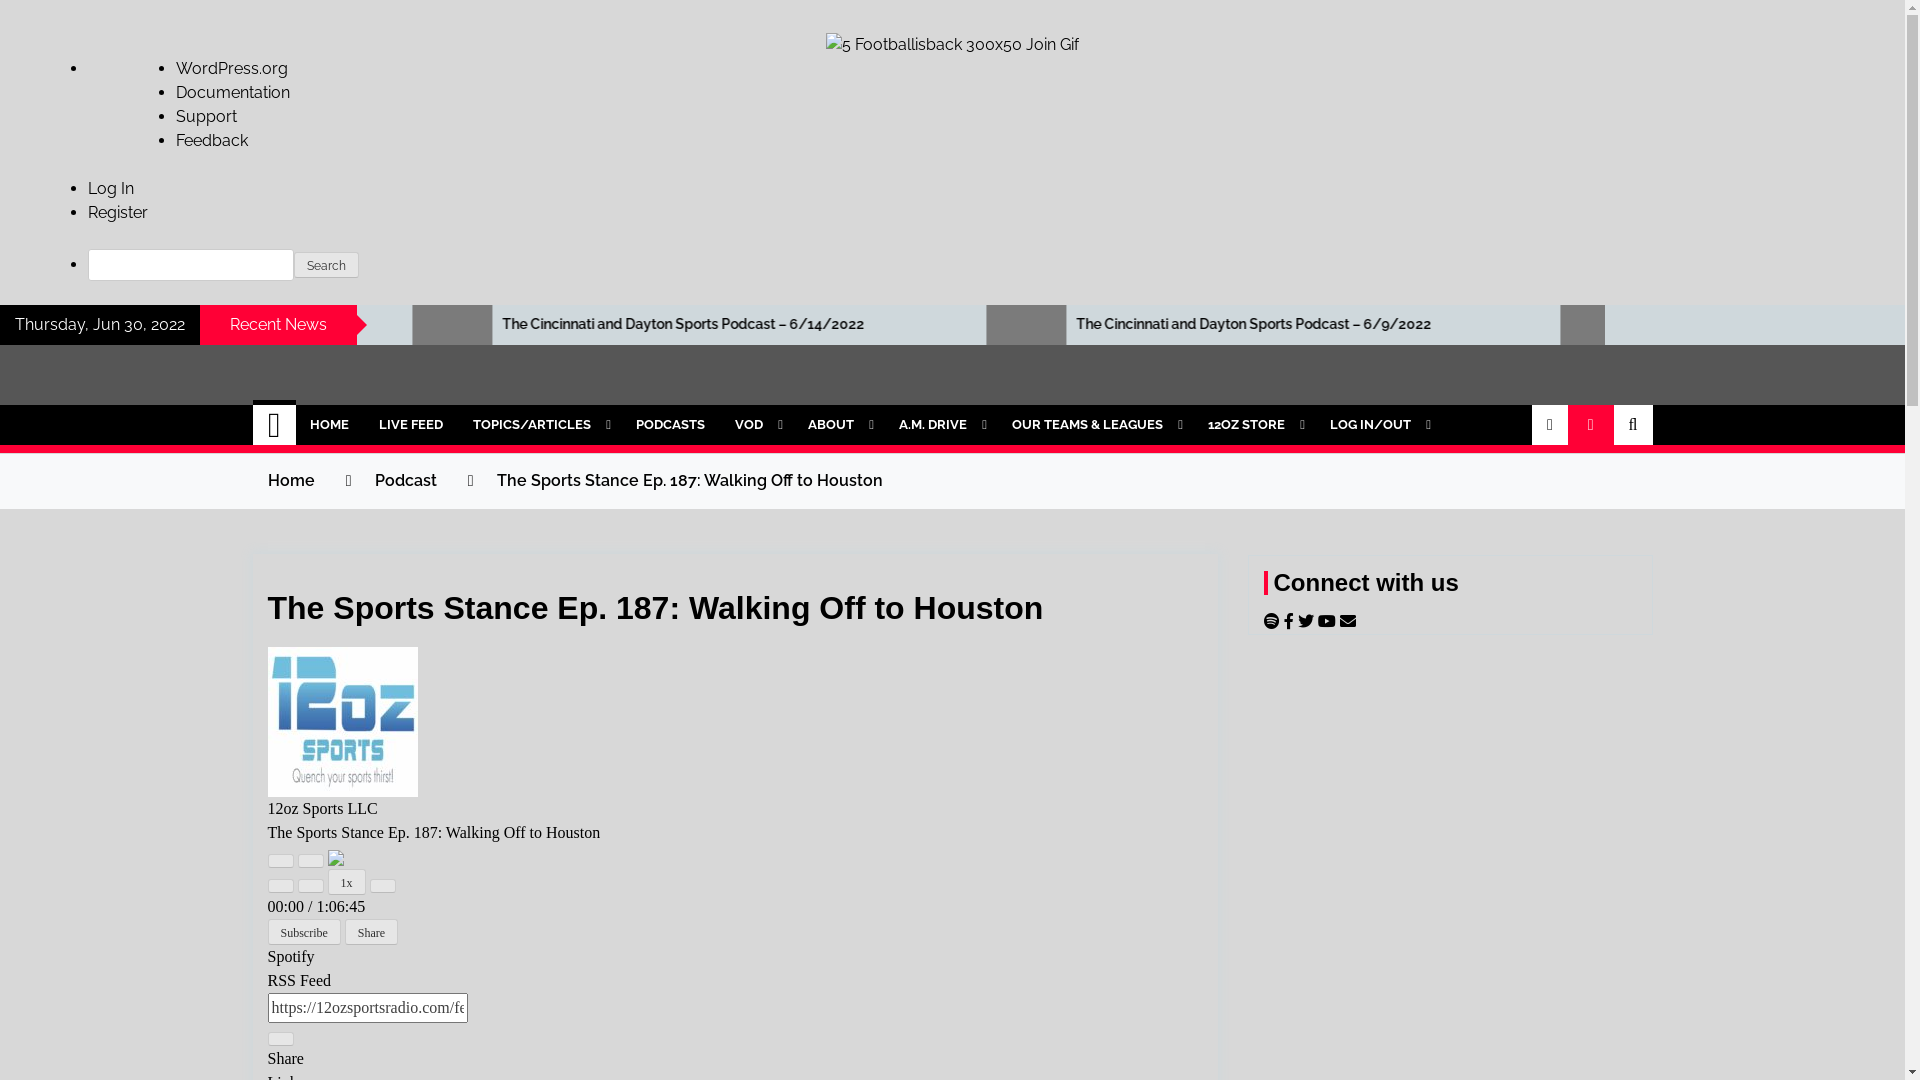 This screenshot has width=1920, height=1080. Describe the element at coordinates (1272, 620) in the screenshot. I see `'12oz Sports Network on Spotify'` at that location.